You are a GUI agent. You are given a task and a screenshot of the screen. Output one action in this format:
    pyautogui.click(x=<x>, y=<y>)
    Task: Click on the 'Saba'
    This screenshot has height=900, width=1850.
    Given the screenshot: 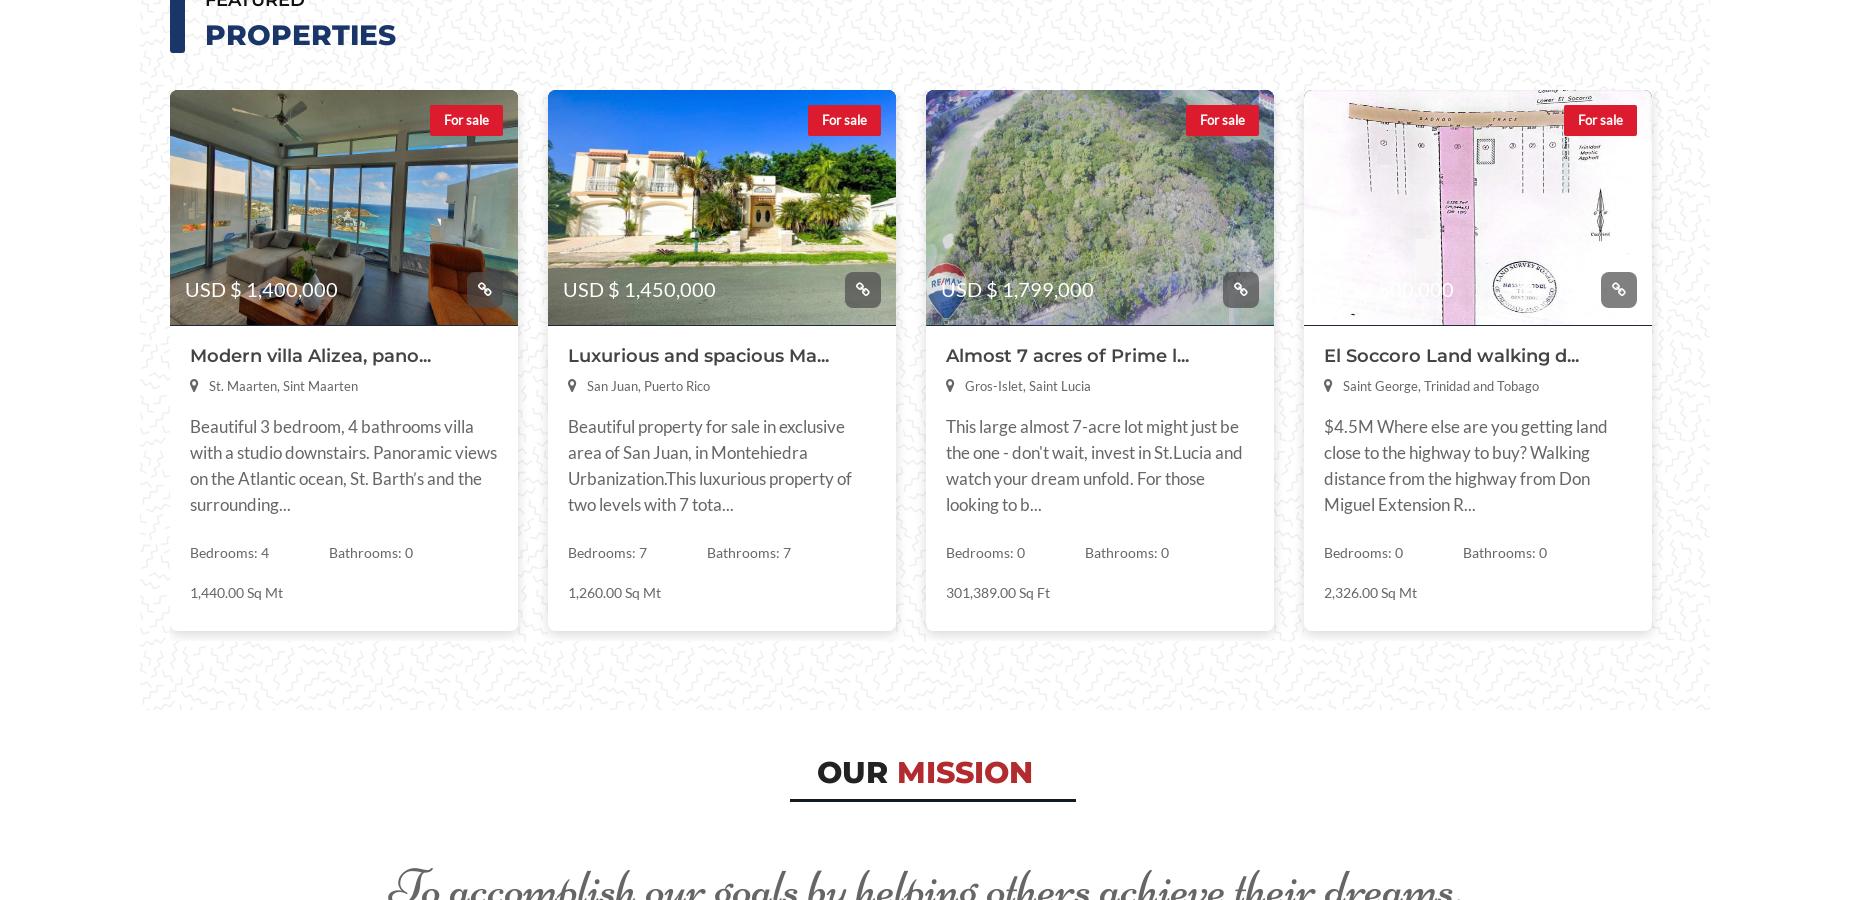 What is the action you would take?
    pyautogui.click(x=493, y=285)
    